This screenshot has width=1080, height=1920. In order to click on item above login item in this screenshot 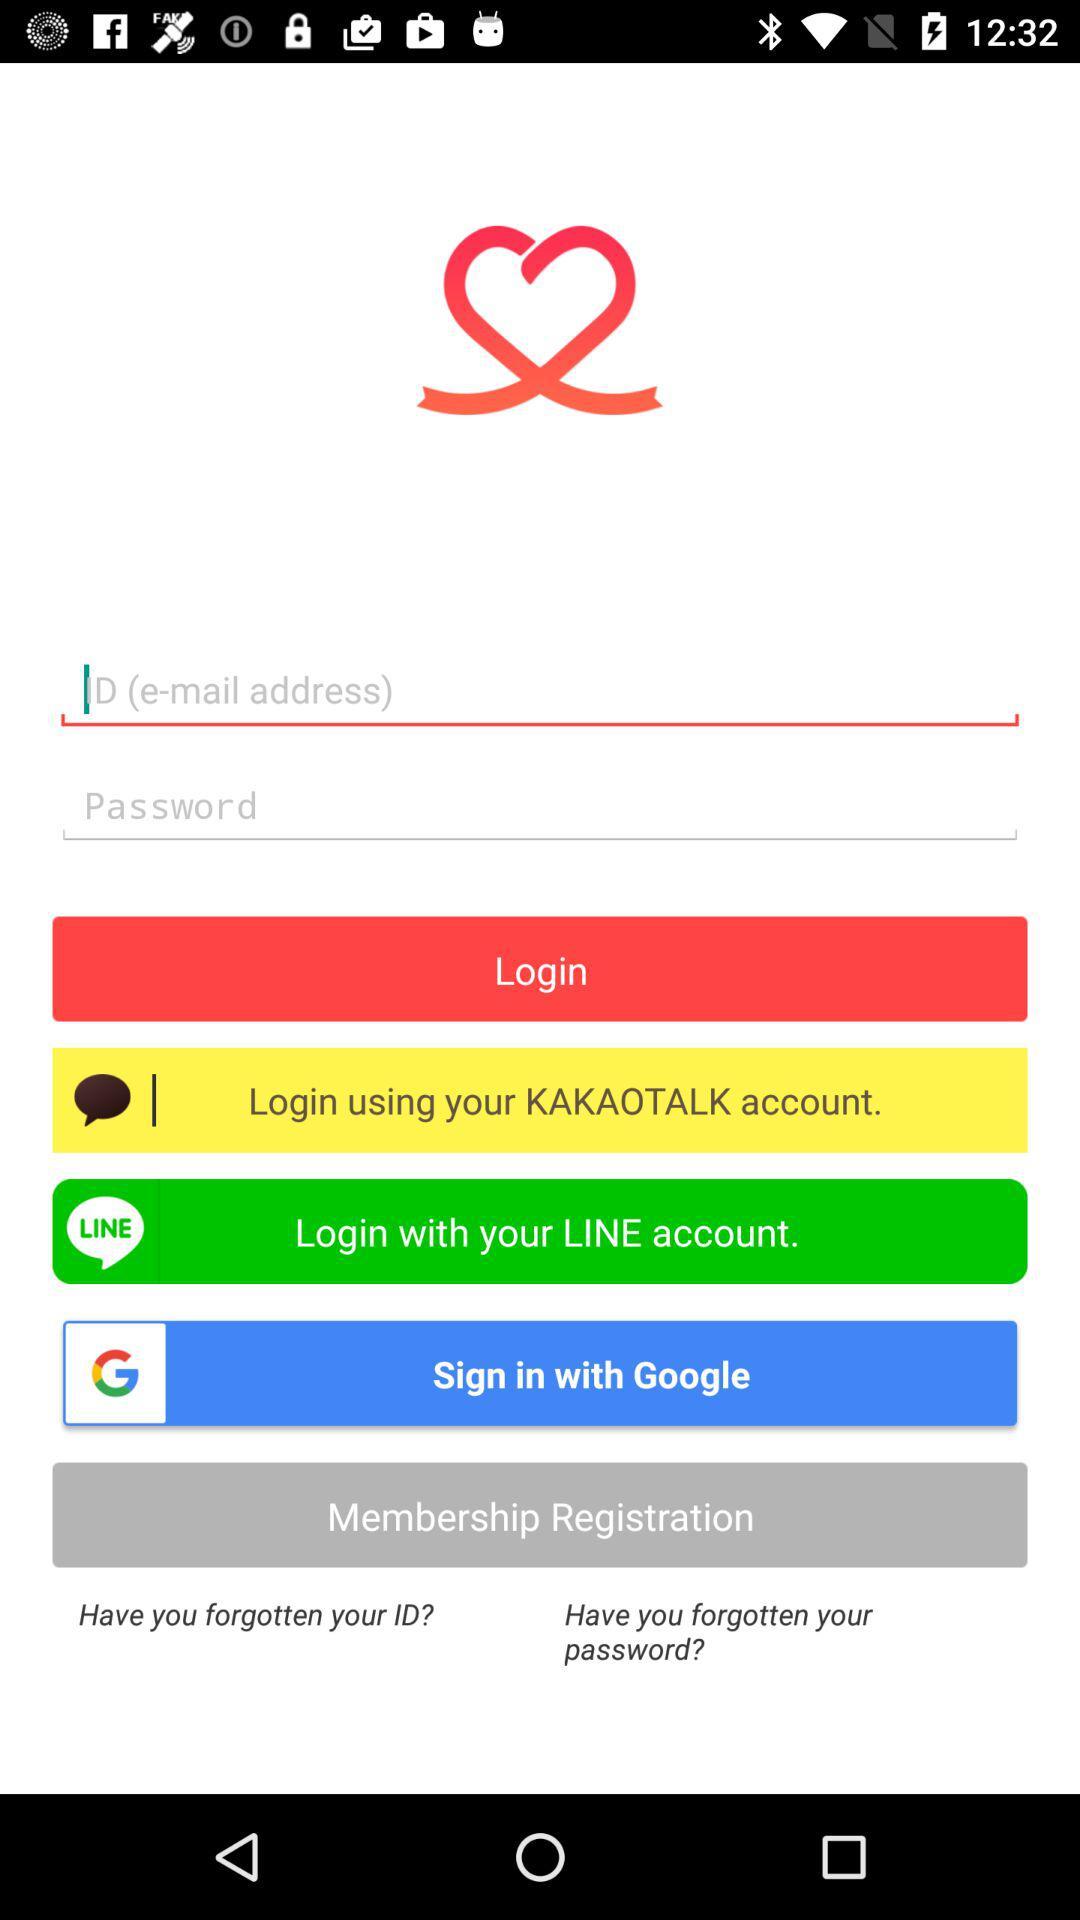, I will do `click(540, 805)`.